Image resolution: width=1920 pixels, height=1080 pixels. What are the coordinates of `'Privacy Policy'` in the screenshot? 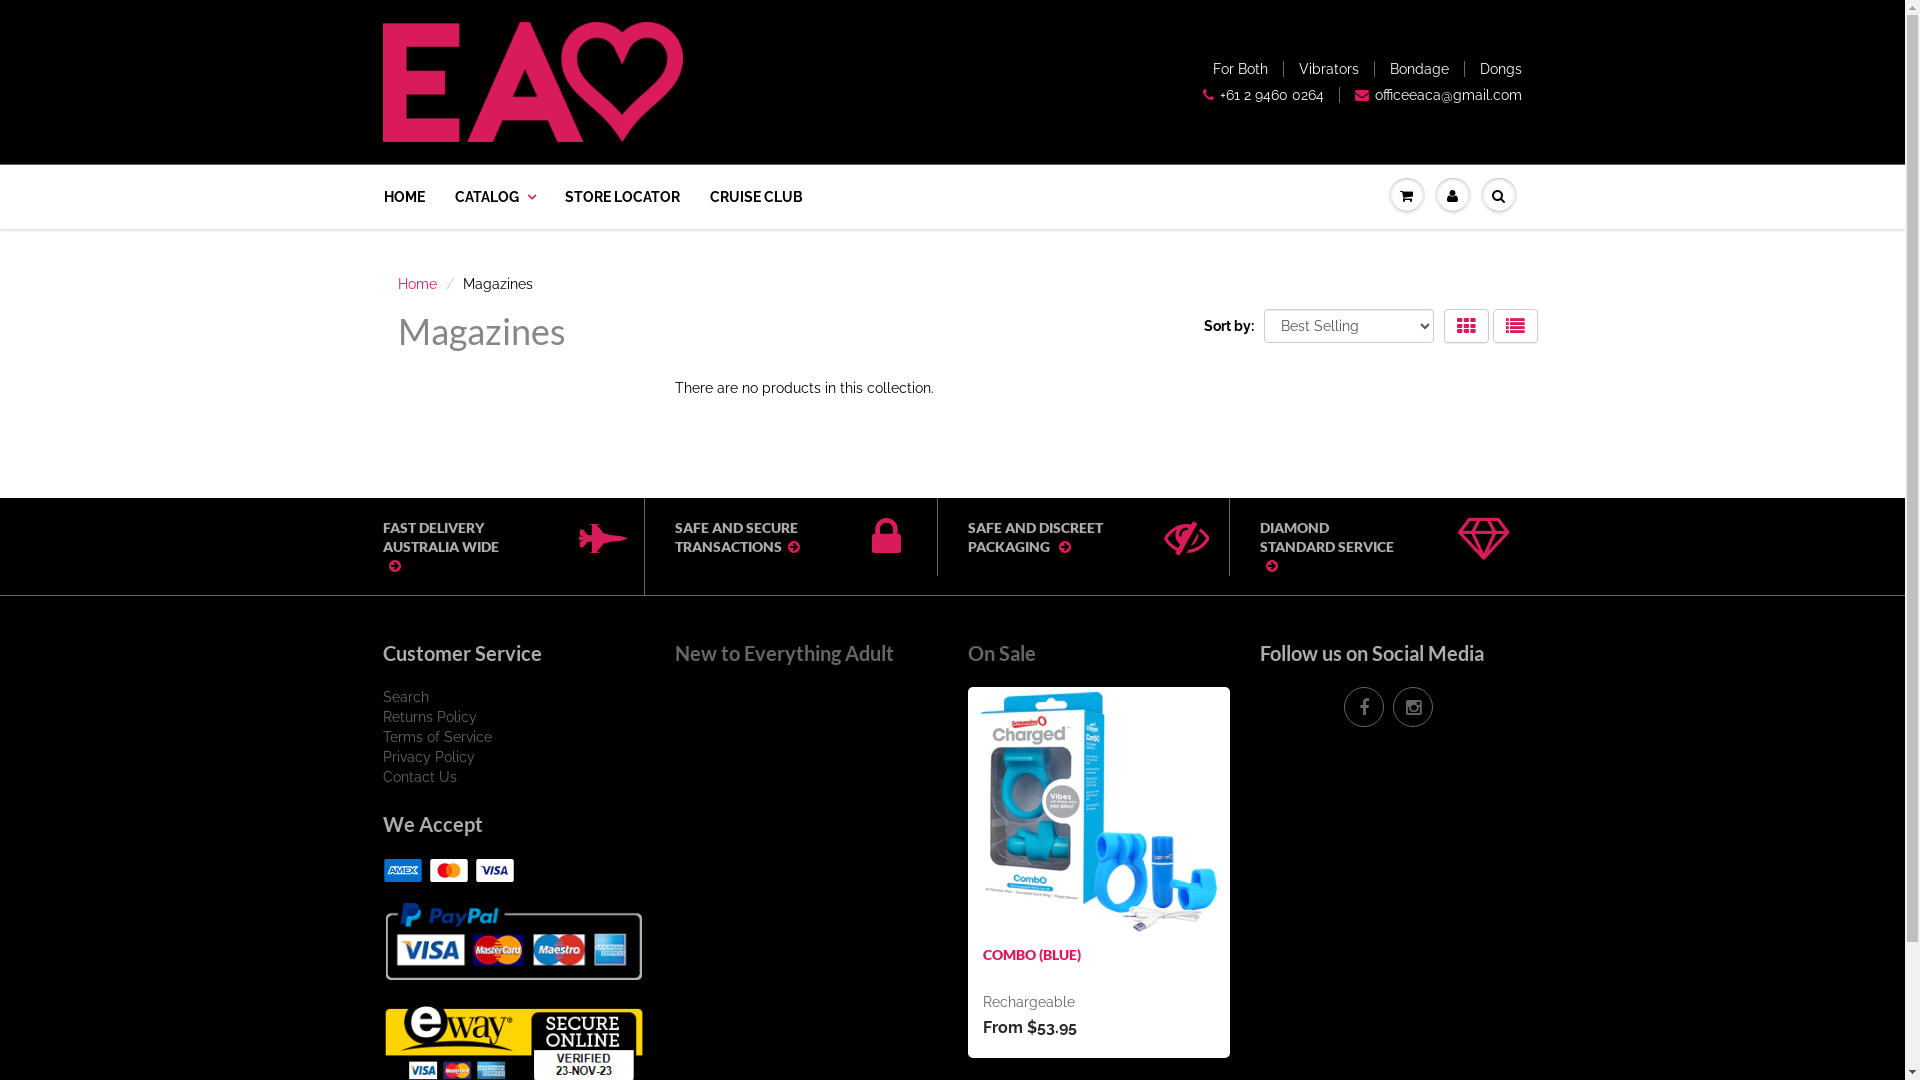 It's located at (426, 756).